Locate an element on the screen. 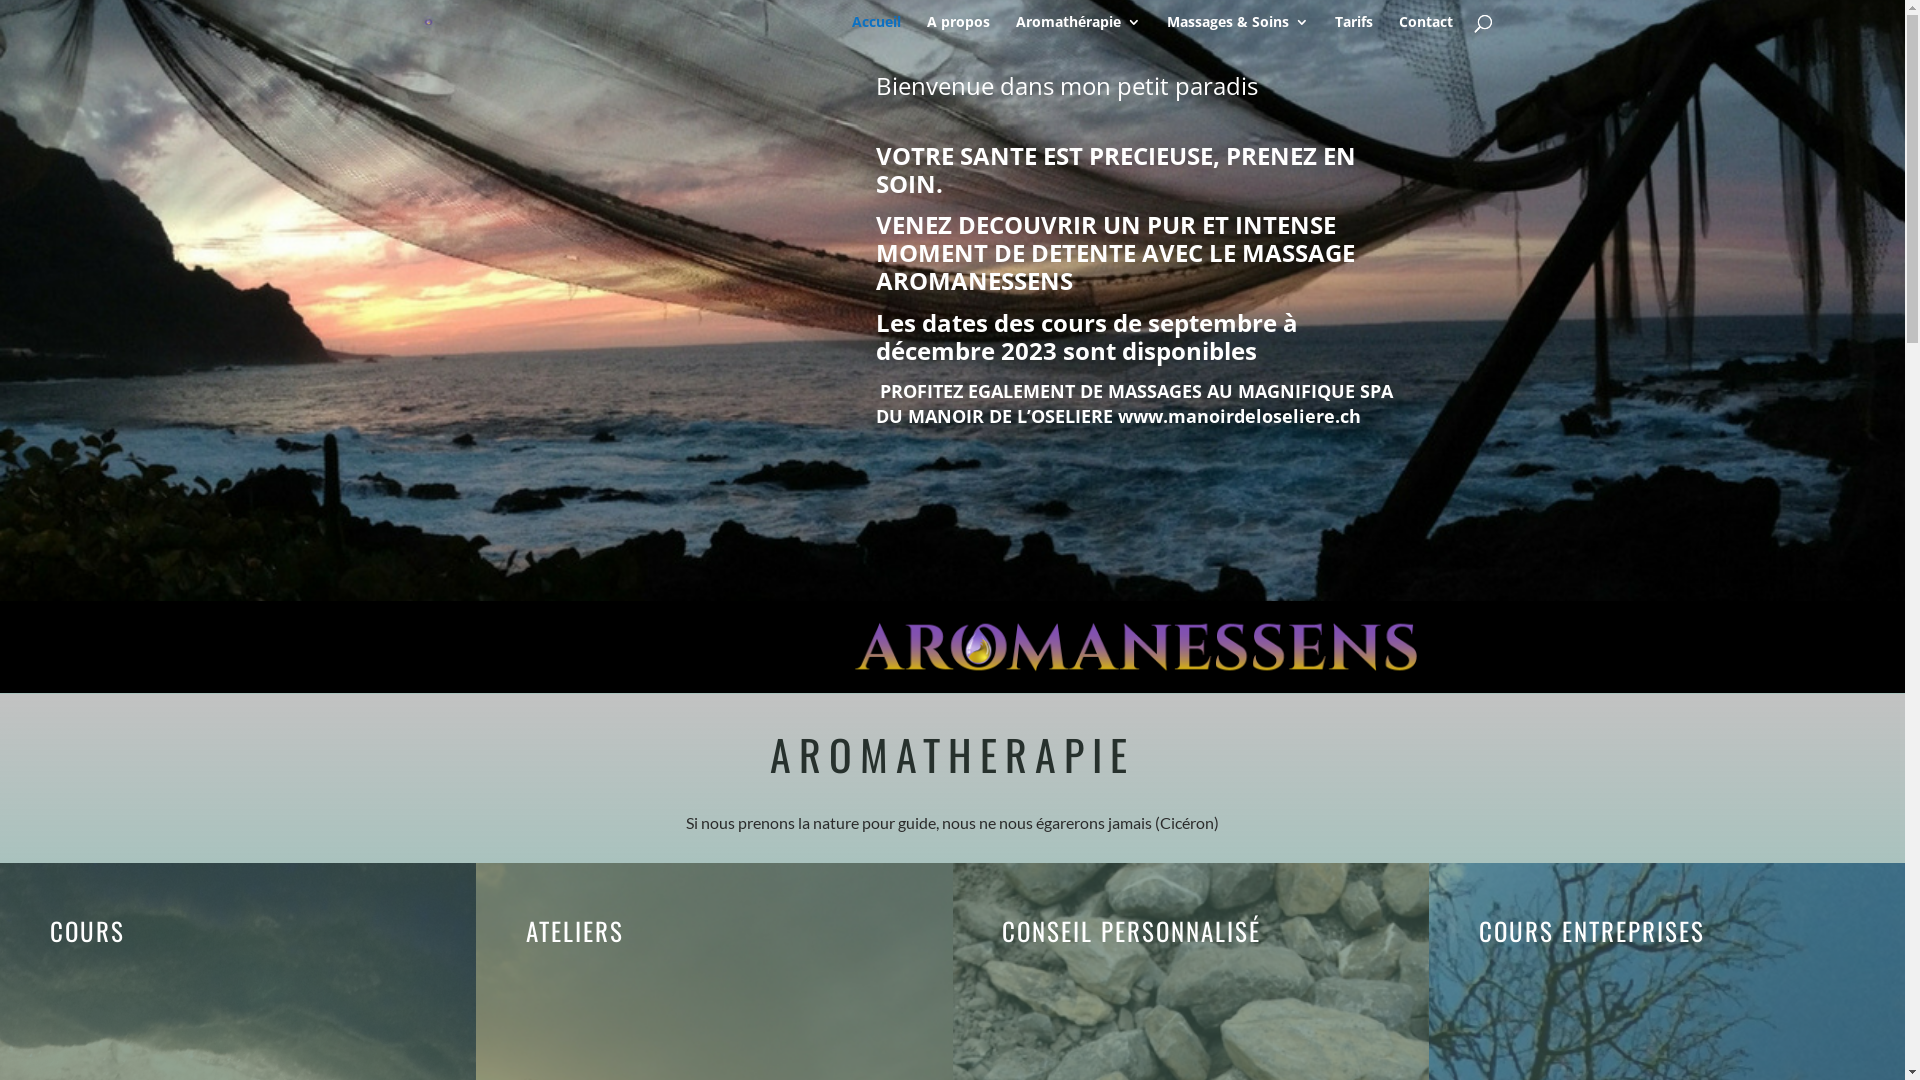 The width and height of the screenshot is (1920, 1080). 'Accueil' is located at coordinates (876, 29).